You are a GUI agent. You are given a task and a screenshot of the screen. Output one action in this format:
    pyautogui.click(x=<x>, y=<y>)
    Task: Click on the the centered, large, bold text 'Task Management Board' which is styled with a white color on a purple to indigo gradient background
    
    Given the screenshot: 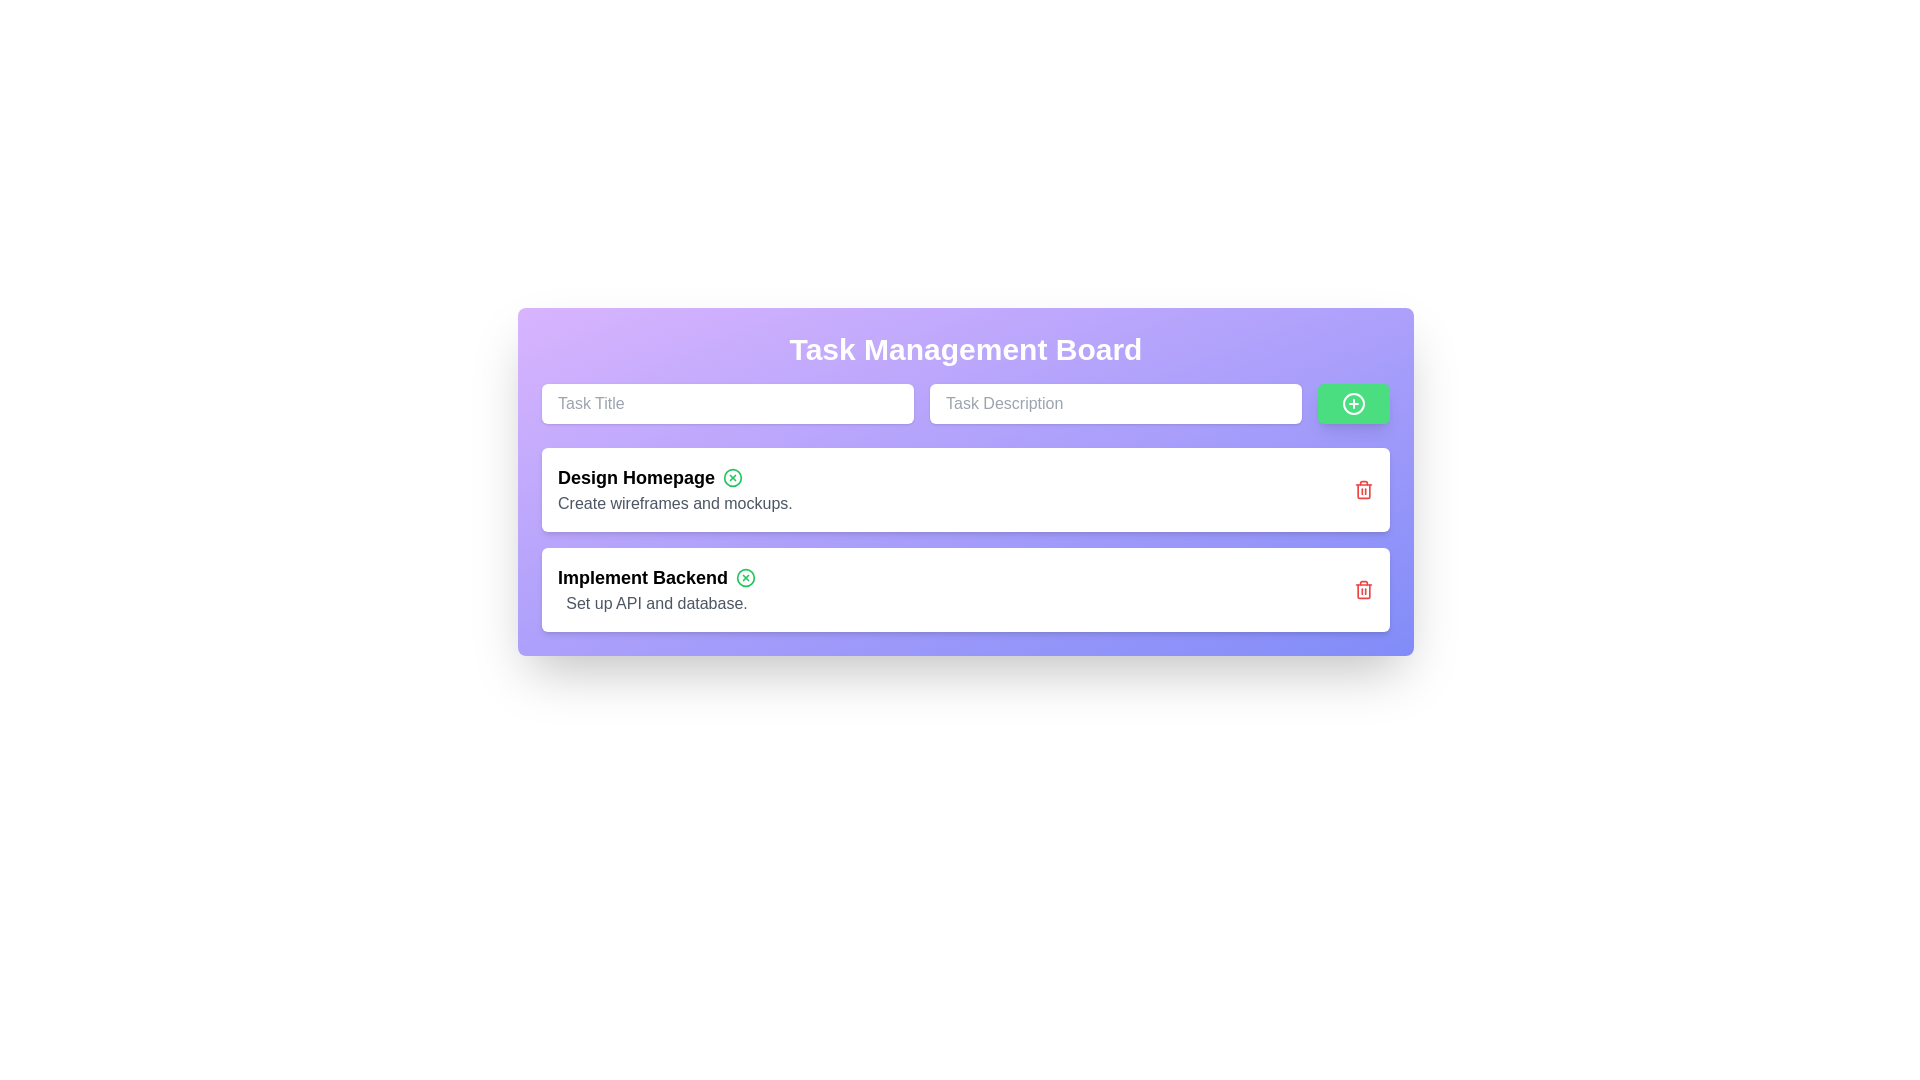 What is the action you would take?
    pyautogui.click(x=965, y=349)
    